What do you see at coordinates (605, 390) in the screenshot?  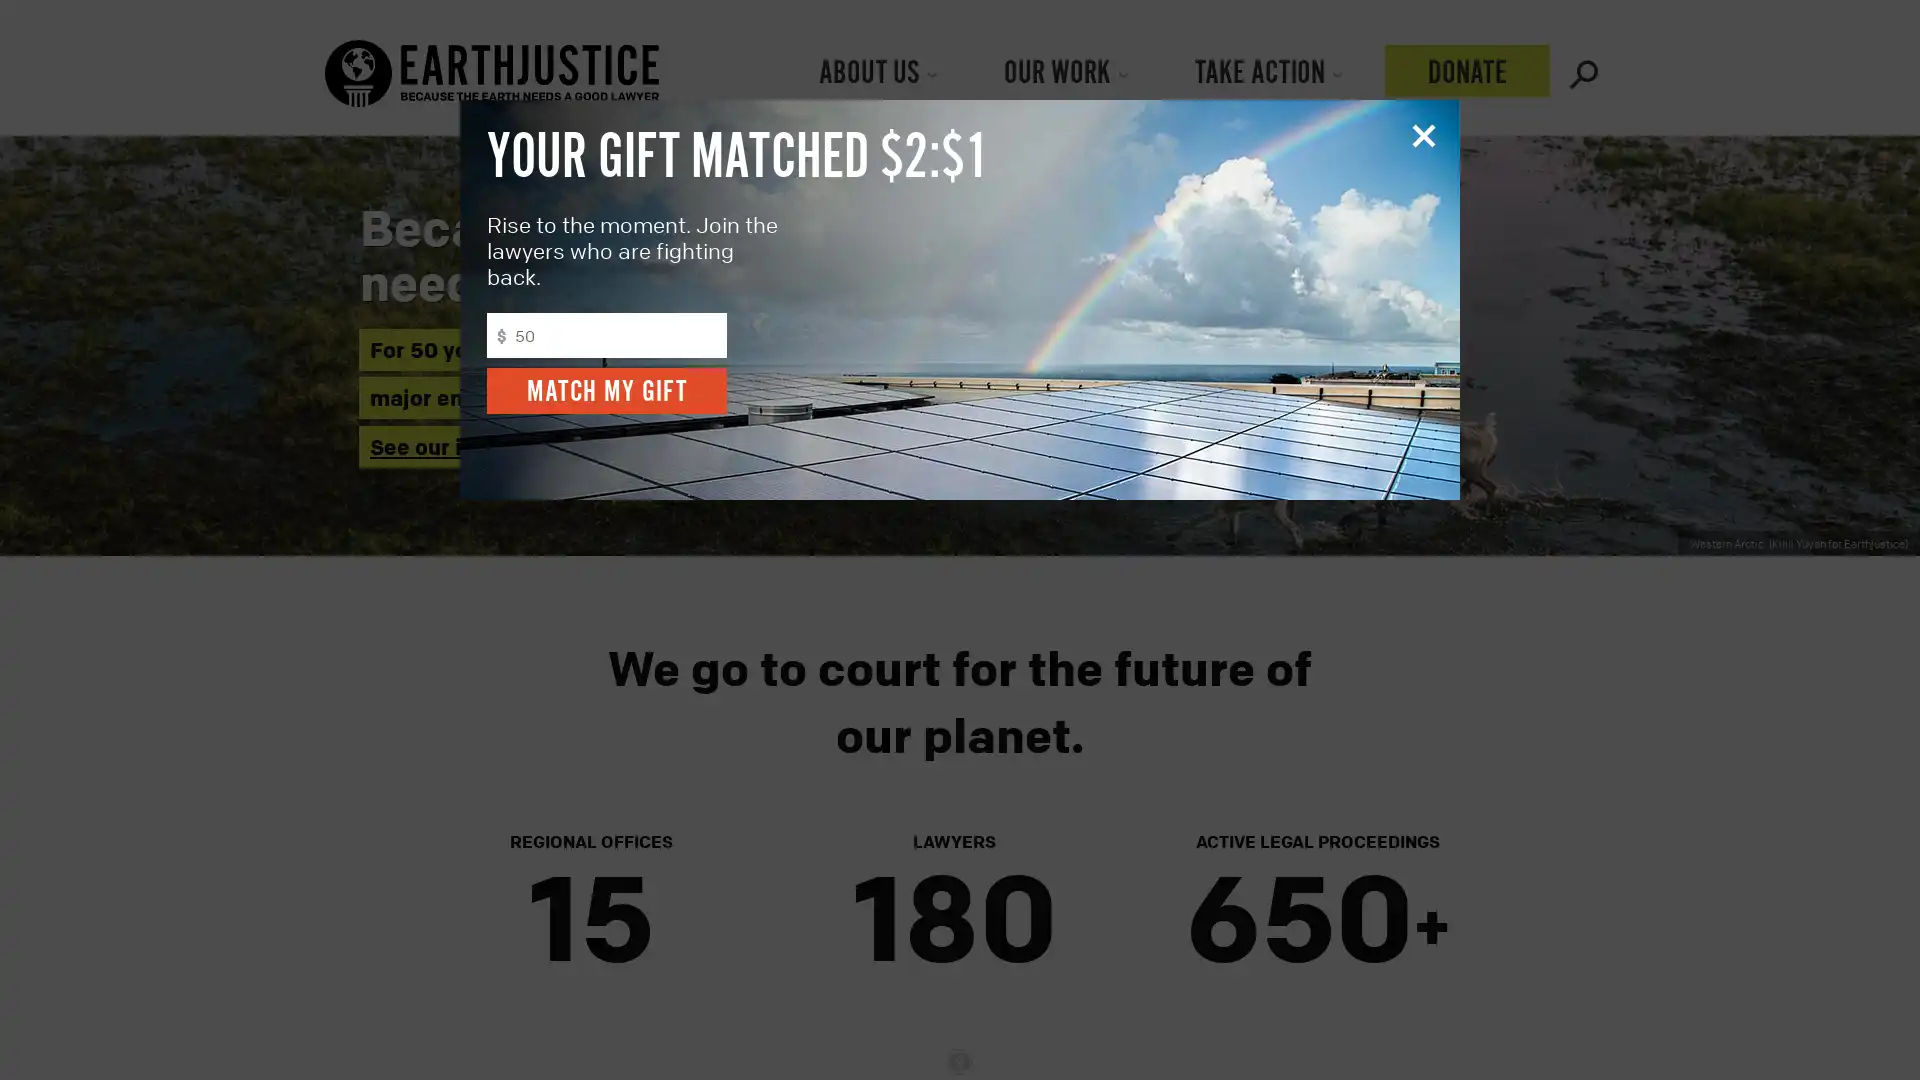 I see `MATCH MY GIFT` at bounding box center [605, 390].